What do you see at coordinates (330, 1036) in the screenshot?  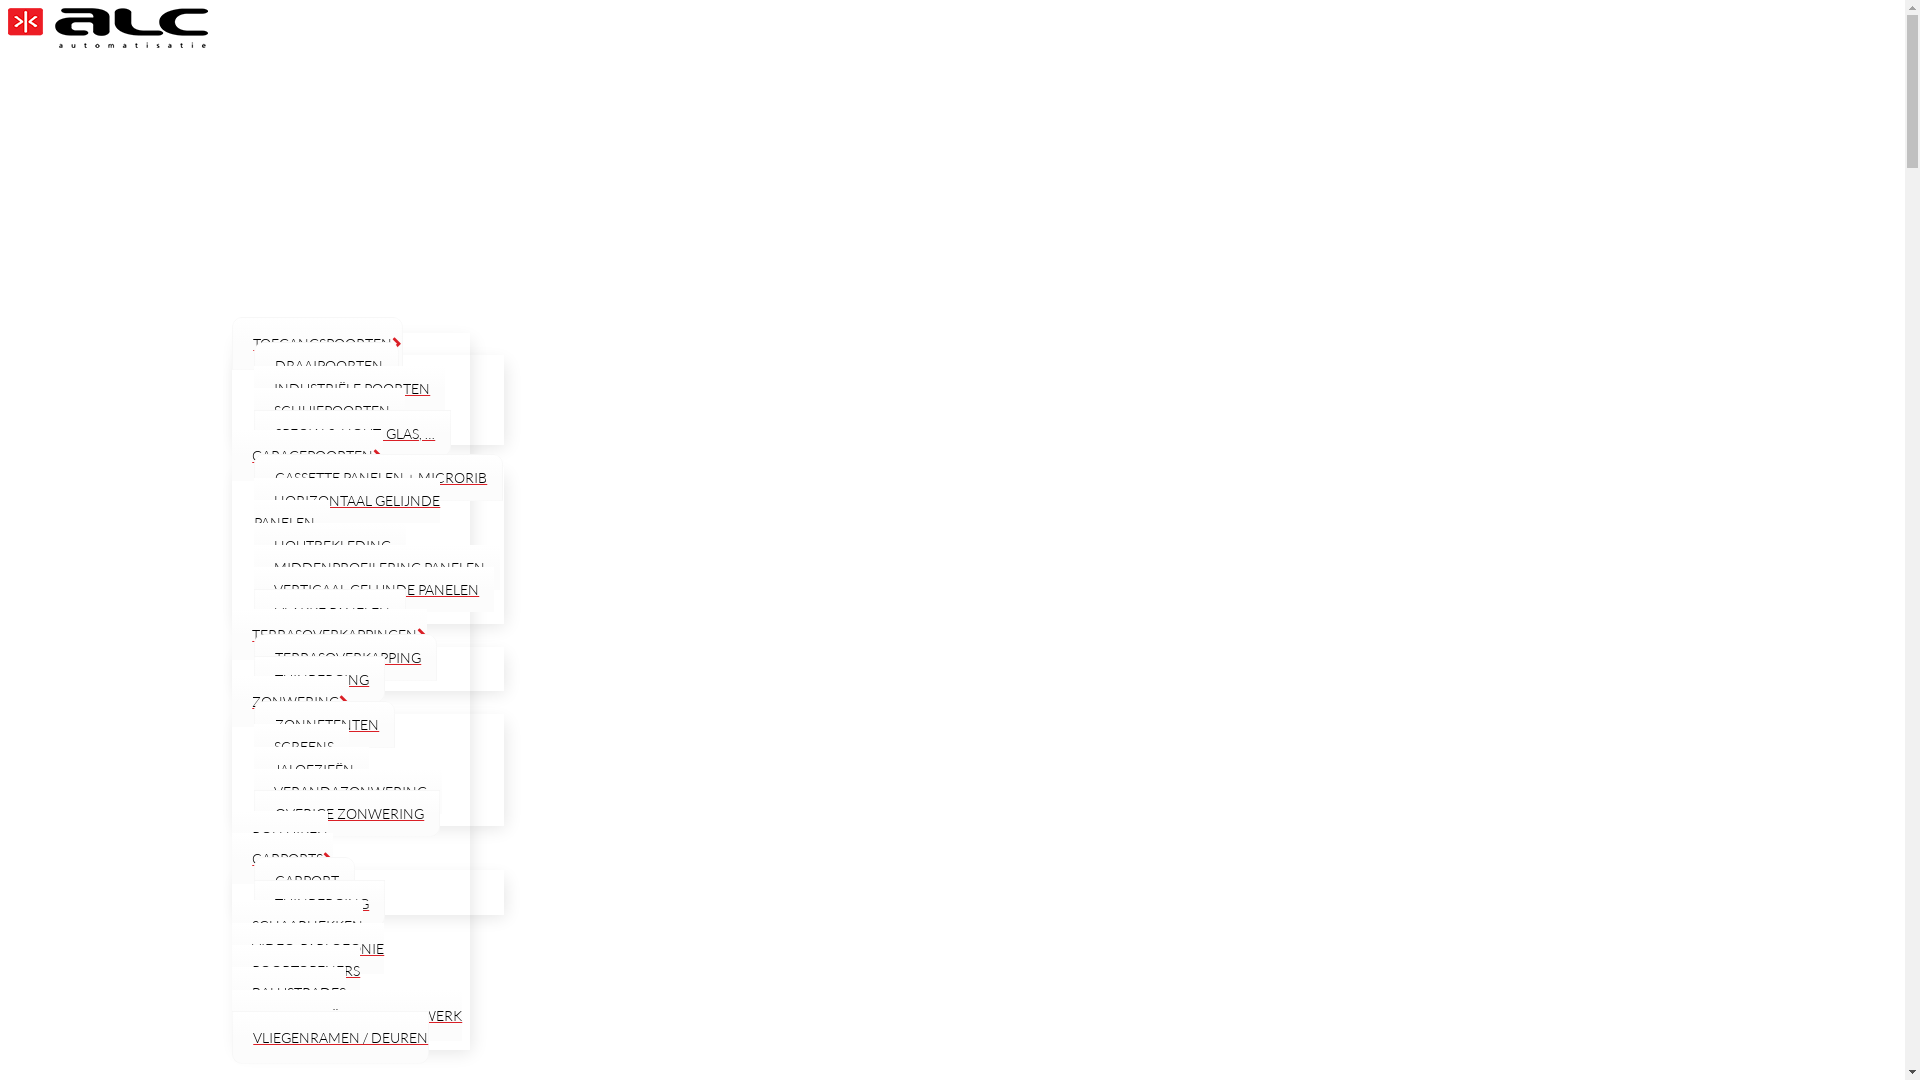 I see `'VLIEGENRAMEN / DEUREN'` at bounding box center [330, 1036].